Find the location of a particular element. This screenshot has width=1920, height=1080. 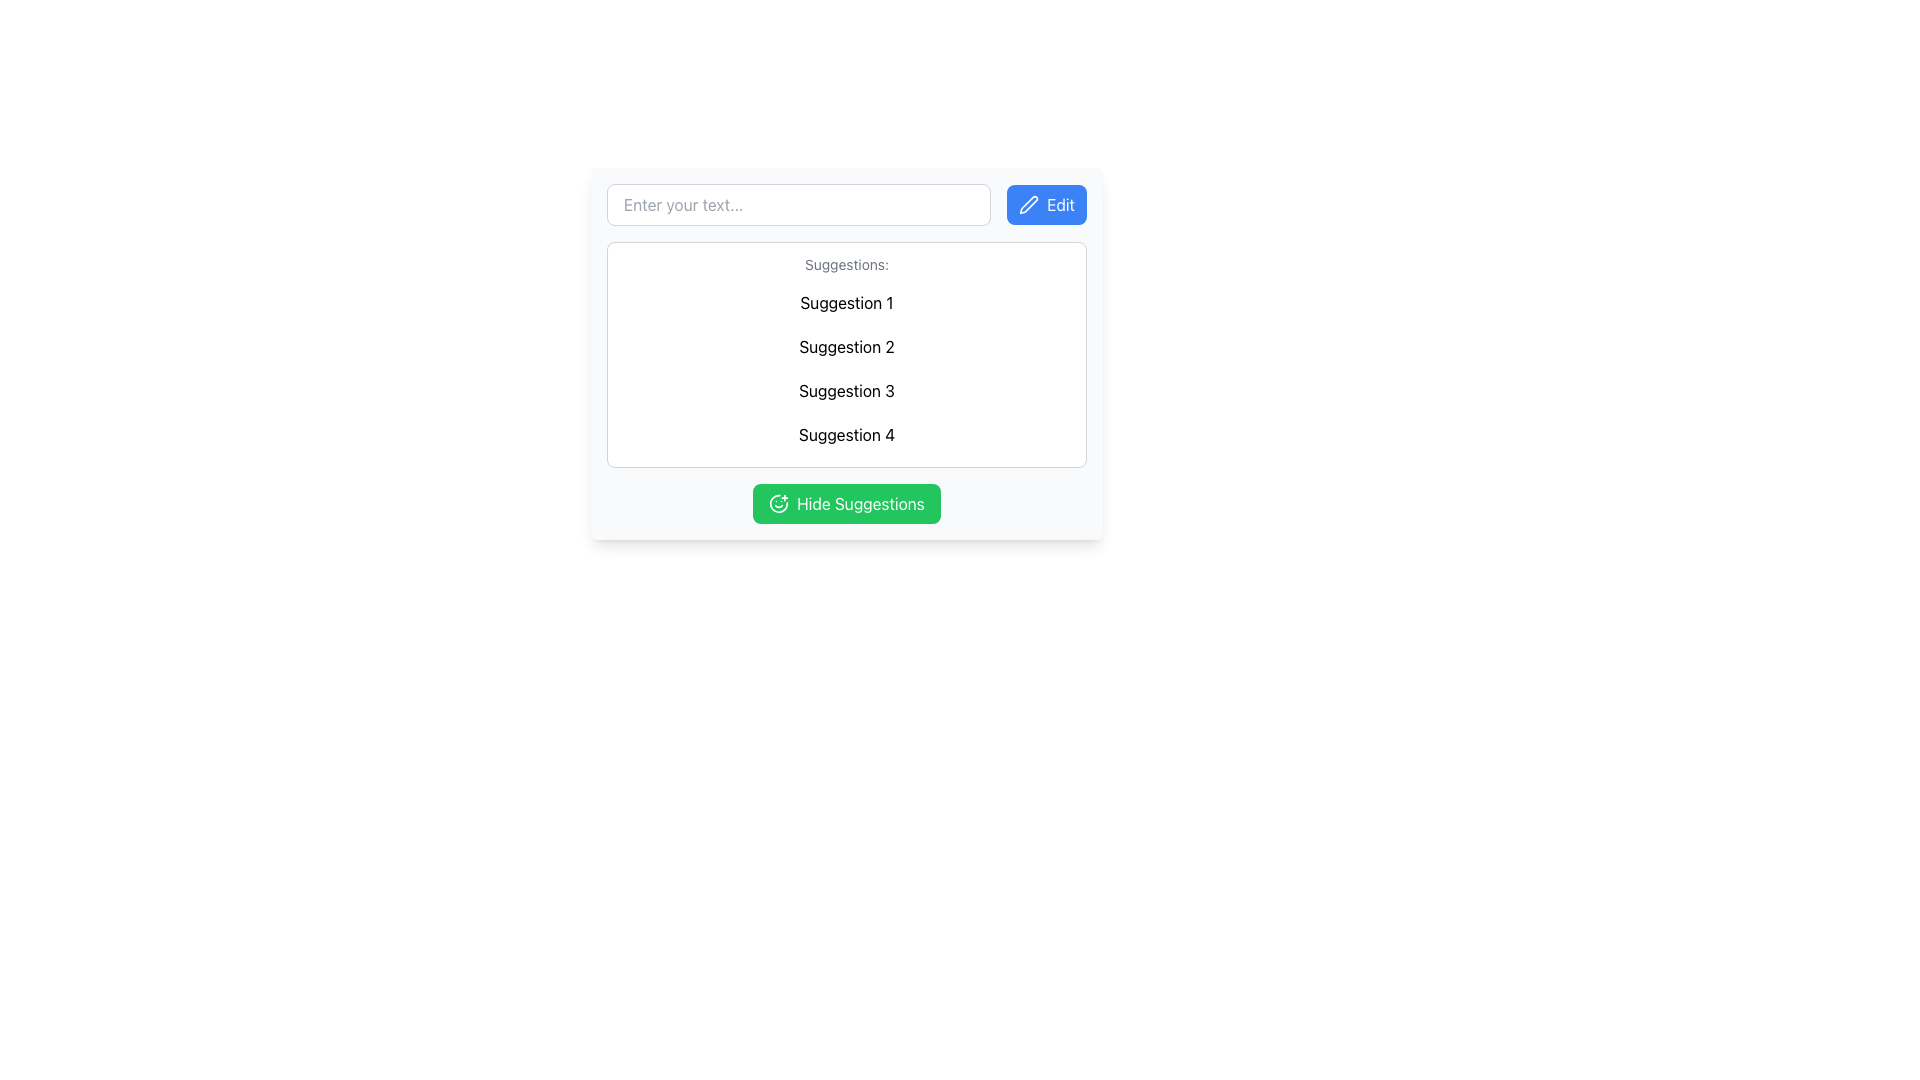

to select the first suggestion displayed in the suggestion box below the input field is located at coordinates (846, 303).